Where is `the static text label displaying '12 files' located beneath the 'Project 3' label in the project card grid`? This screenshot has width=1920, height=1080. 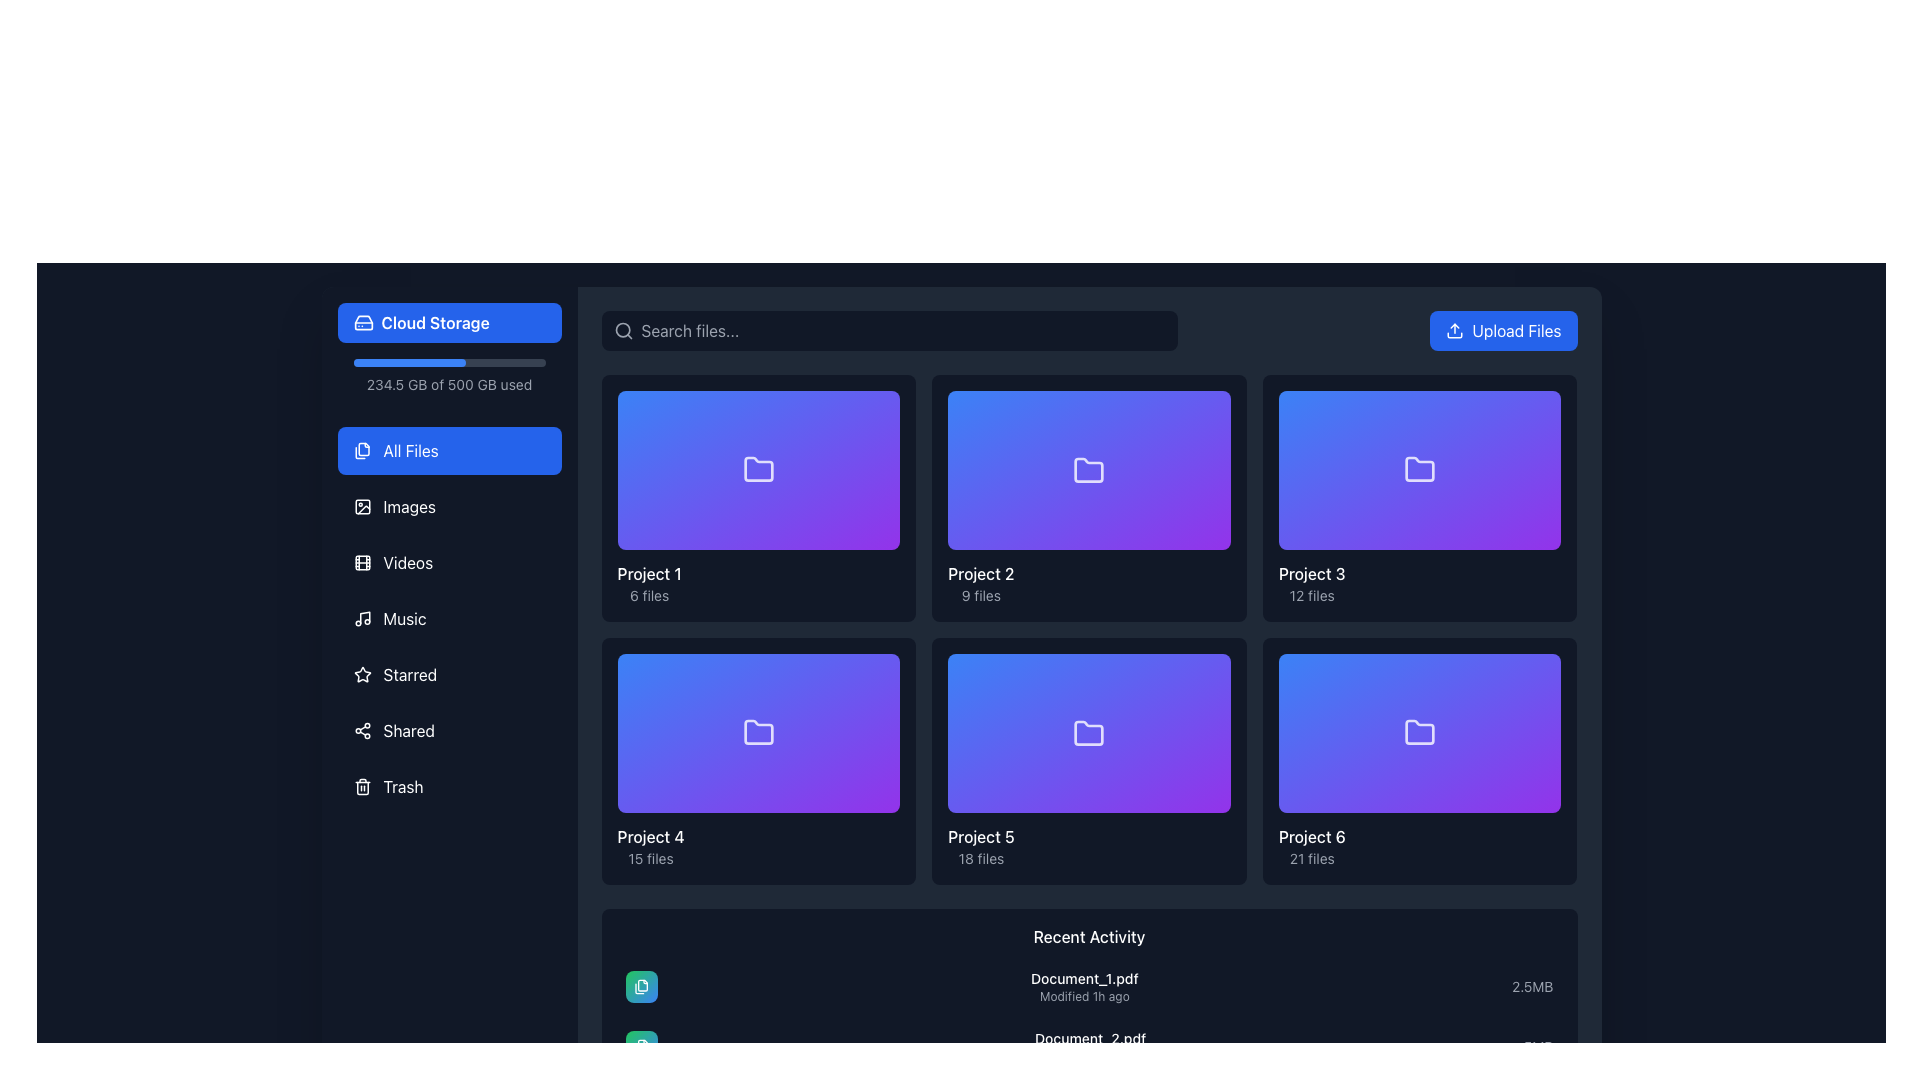 the static text label displaying '12 files' located beneath the 'Project 3' label in the project card grid is located at coordinates (1312, 594).